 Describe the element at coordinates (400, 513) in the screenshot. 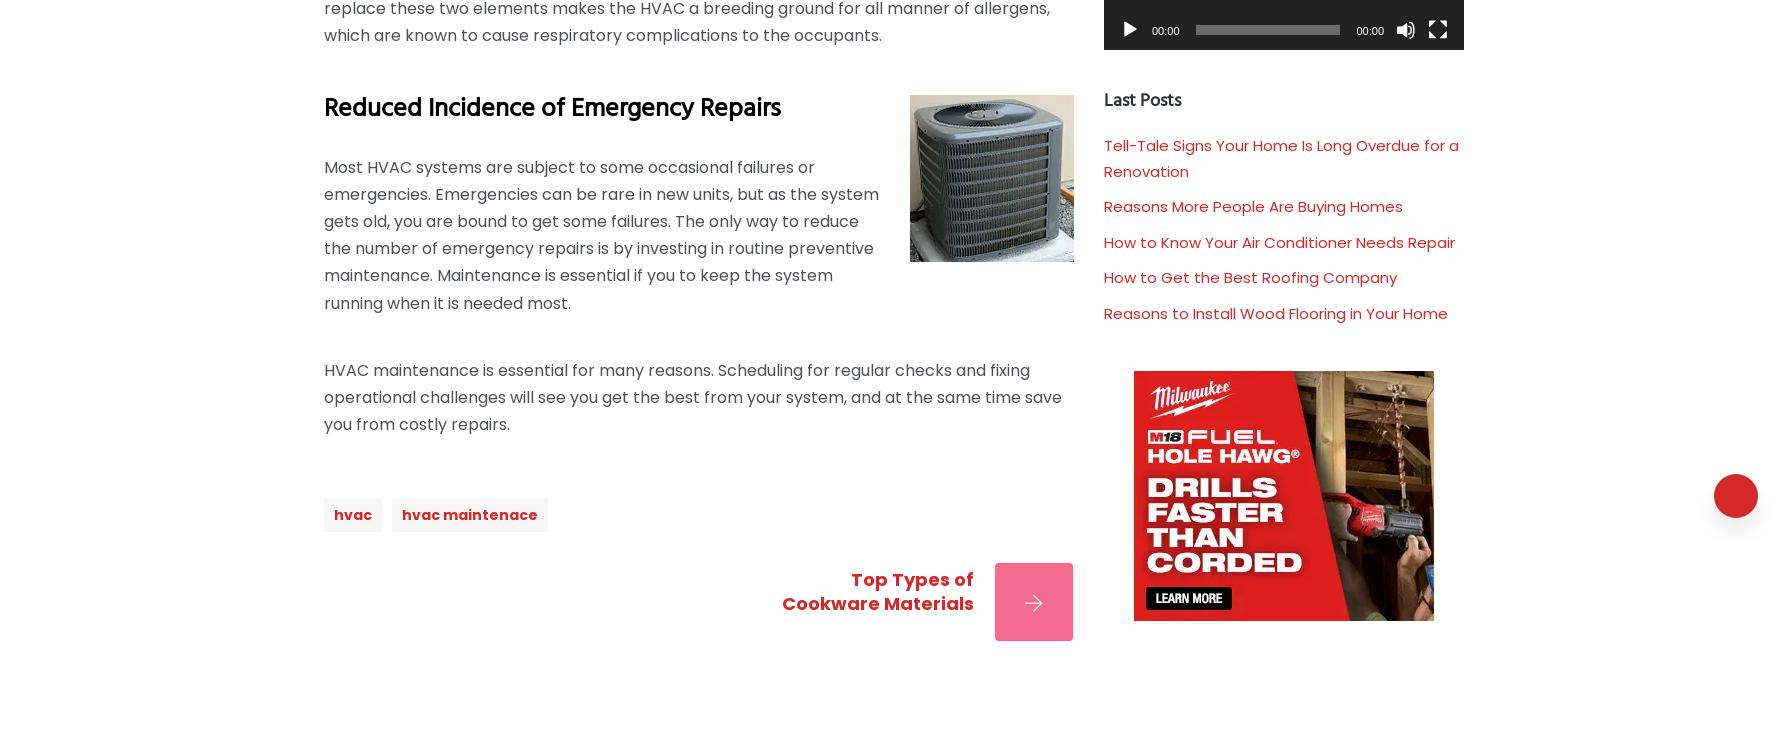

I see `'HVAC maintenace'` at that location.